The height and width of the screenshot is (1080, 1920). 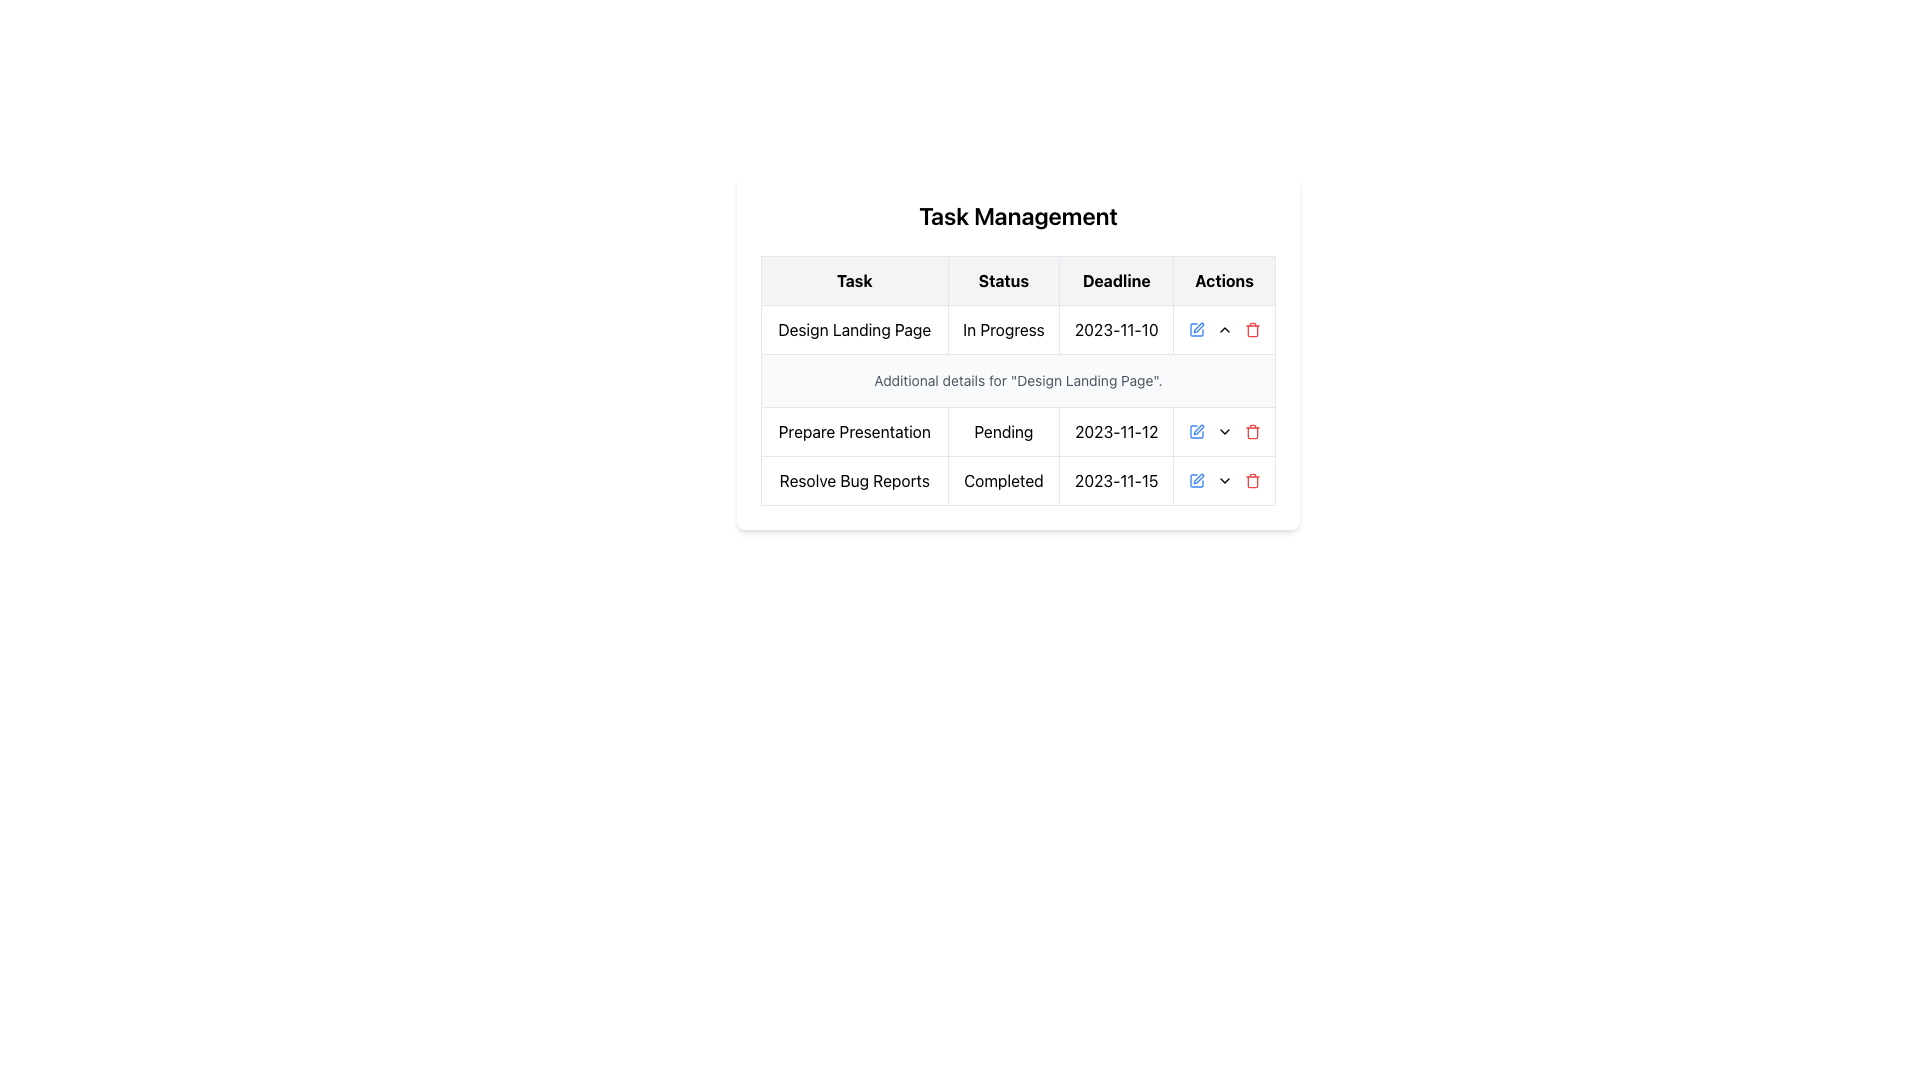 What do you see at coordinates (1223, 329) in the screenshot?
I see `the upward arrow icon located in the 'Actions' column of the first row in the table under the 'Task Management' header` at bounding box center [1223, 329].